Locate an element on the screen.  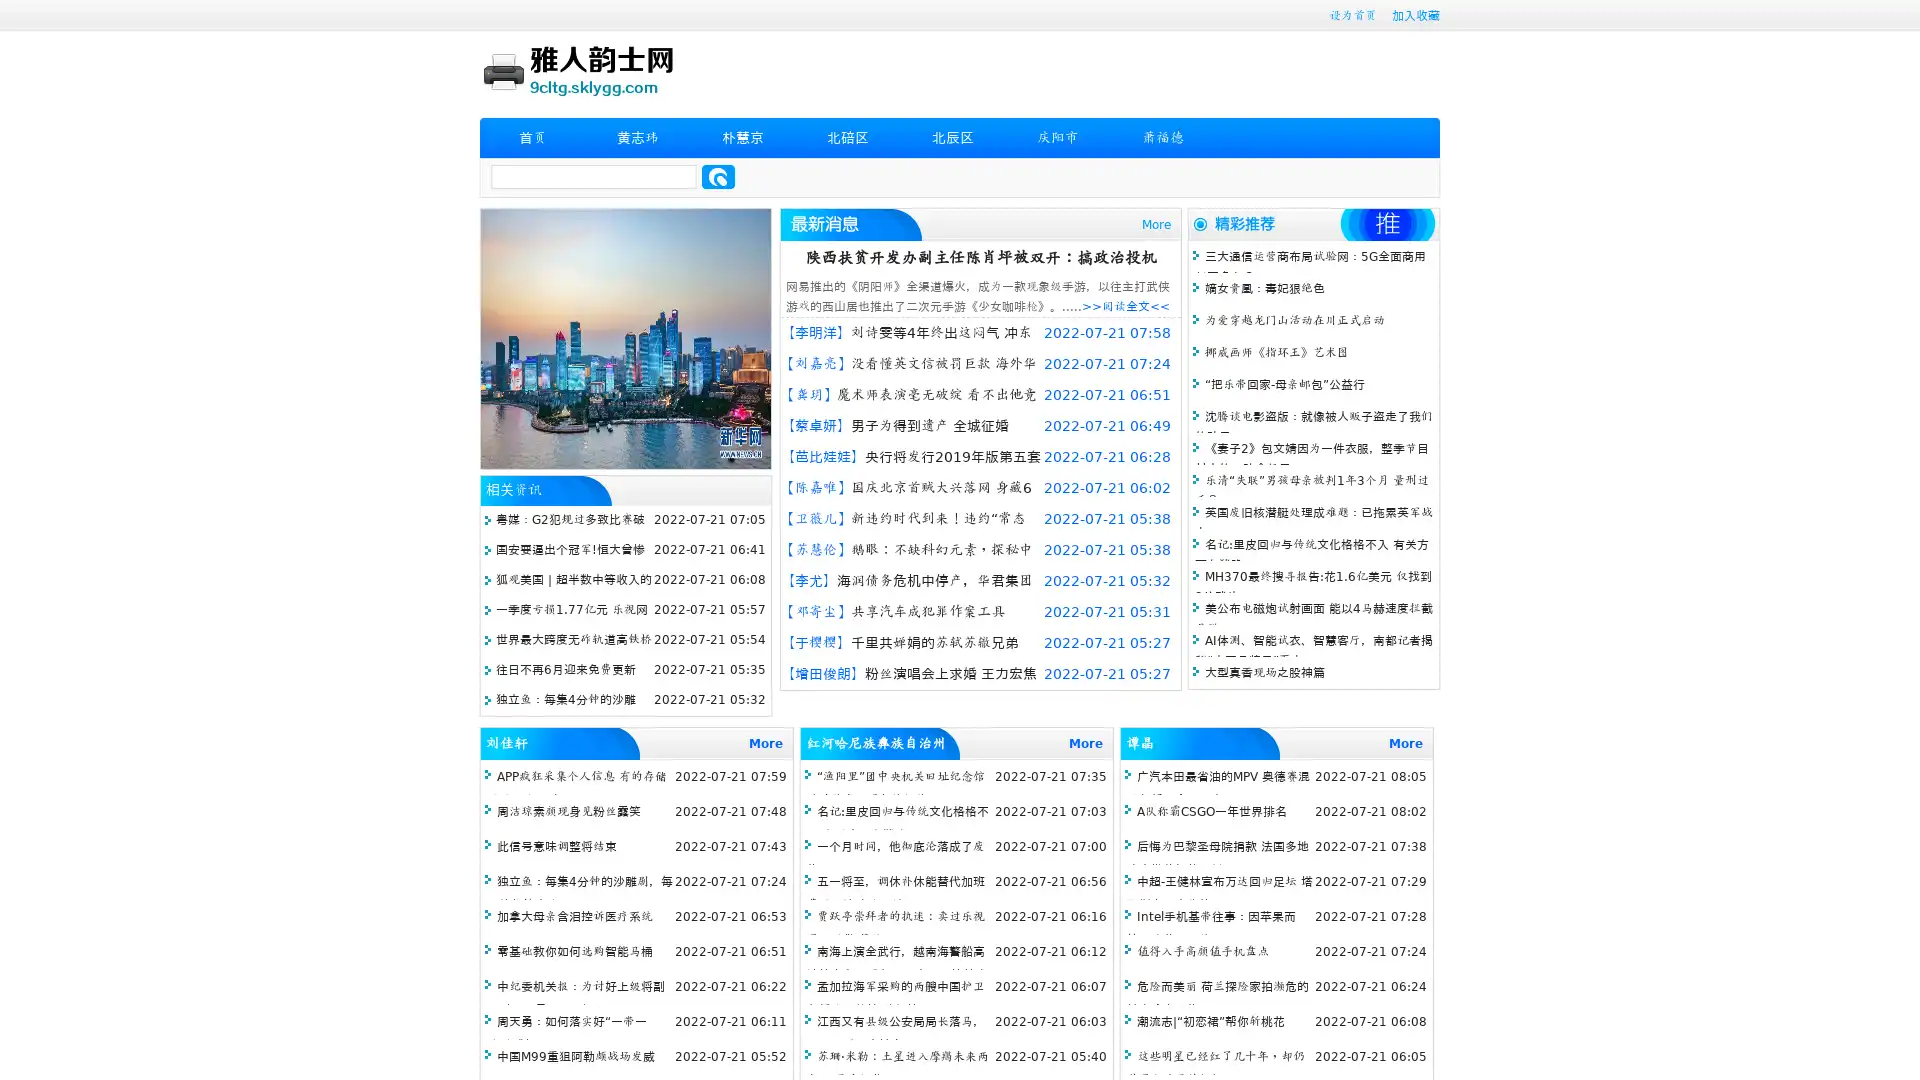
Search is located at coordinates (718, 176).